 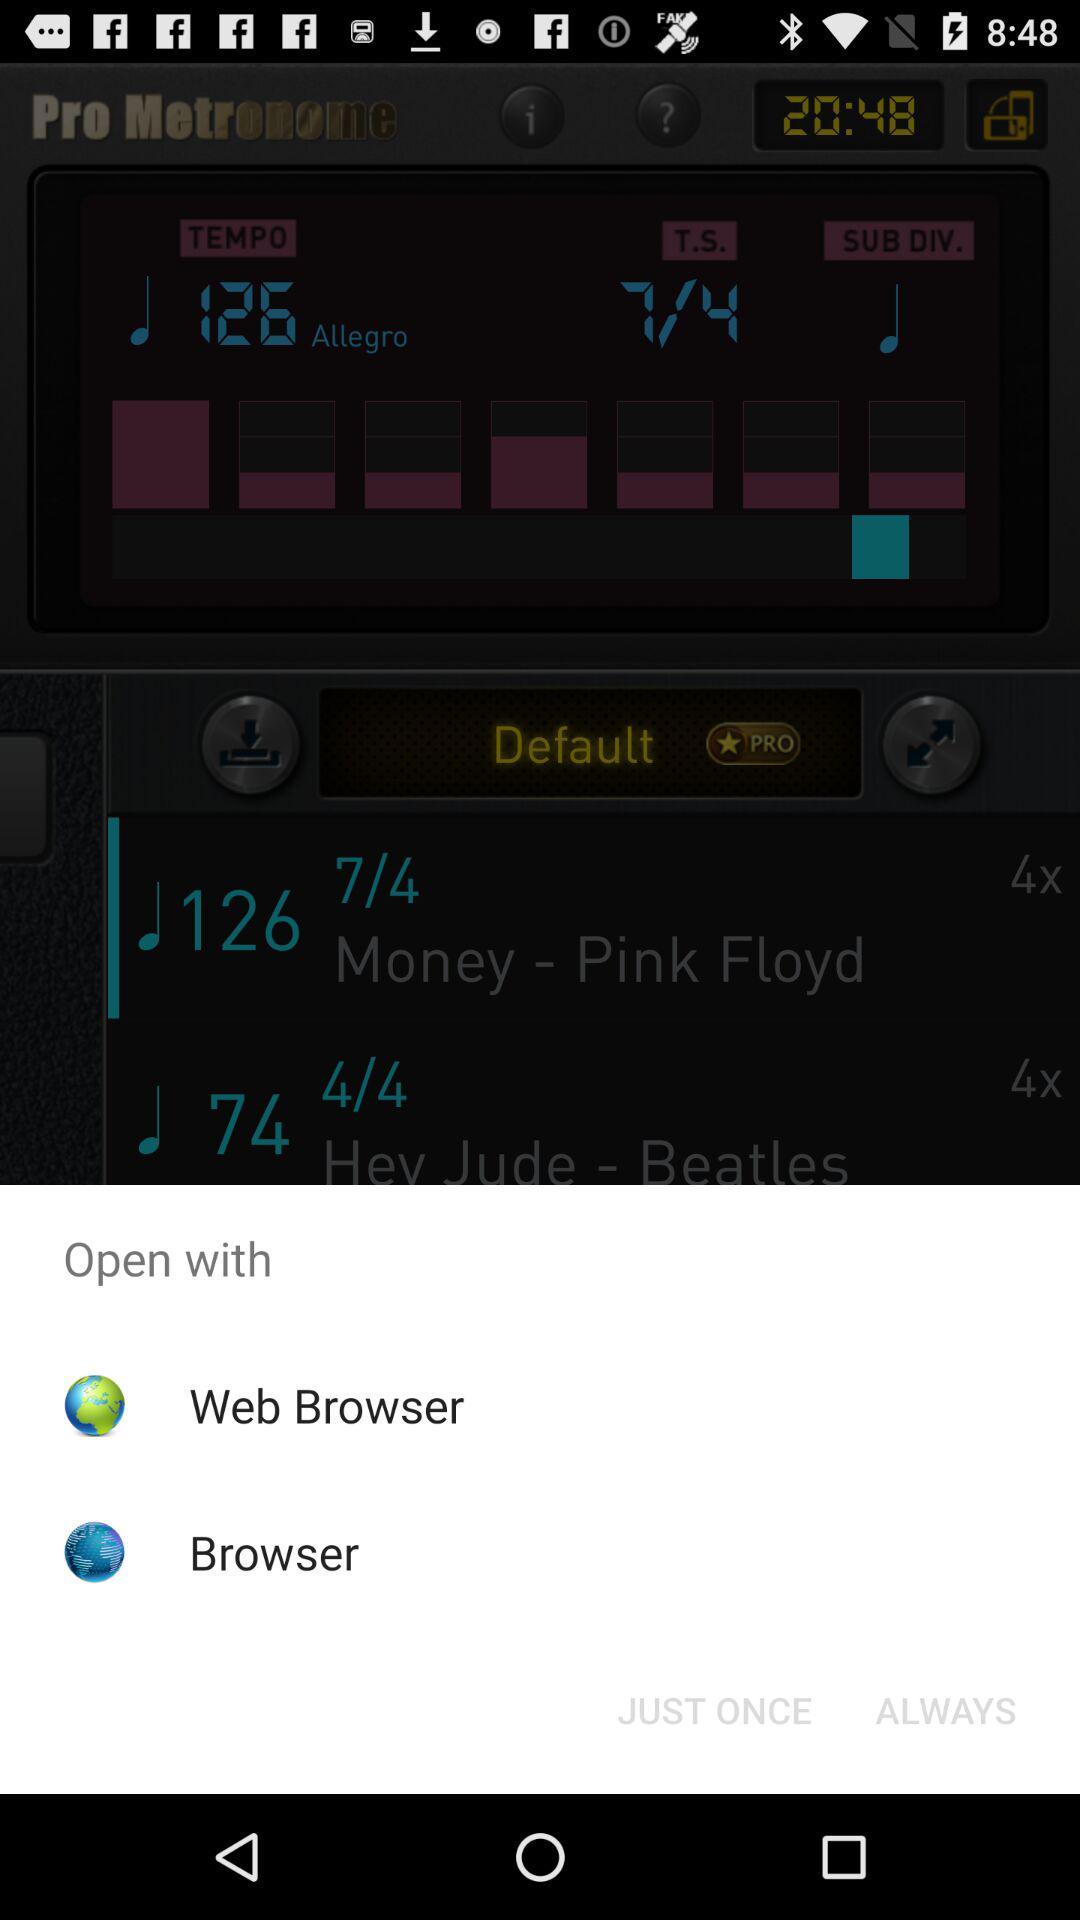 I want to click on button next to always, so click(x=713, y=1708).